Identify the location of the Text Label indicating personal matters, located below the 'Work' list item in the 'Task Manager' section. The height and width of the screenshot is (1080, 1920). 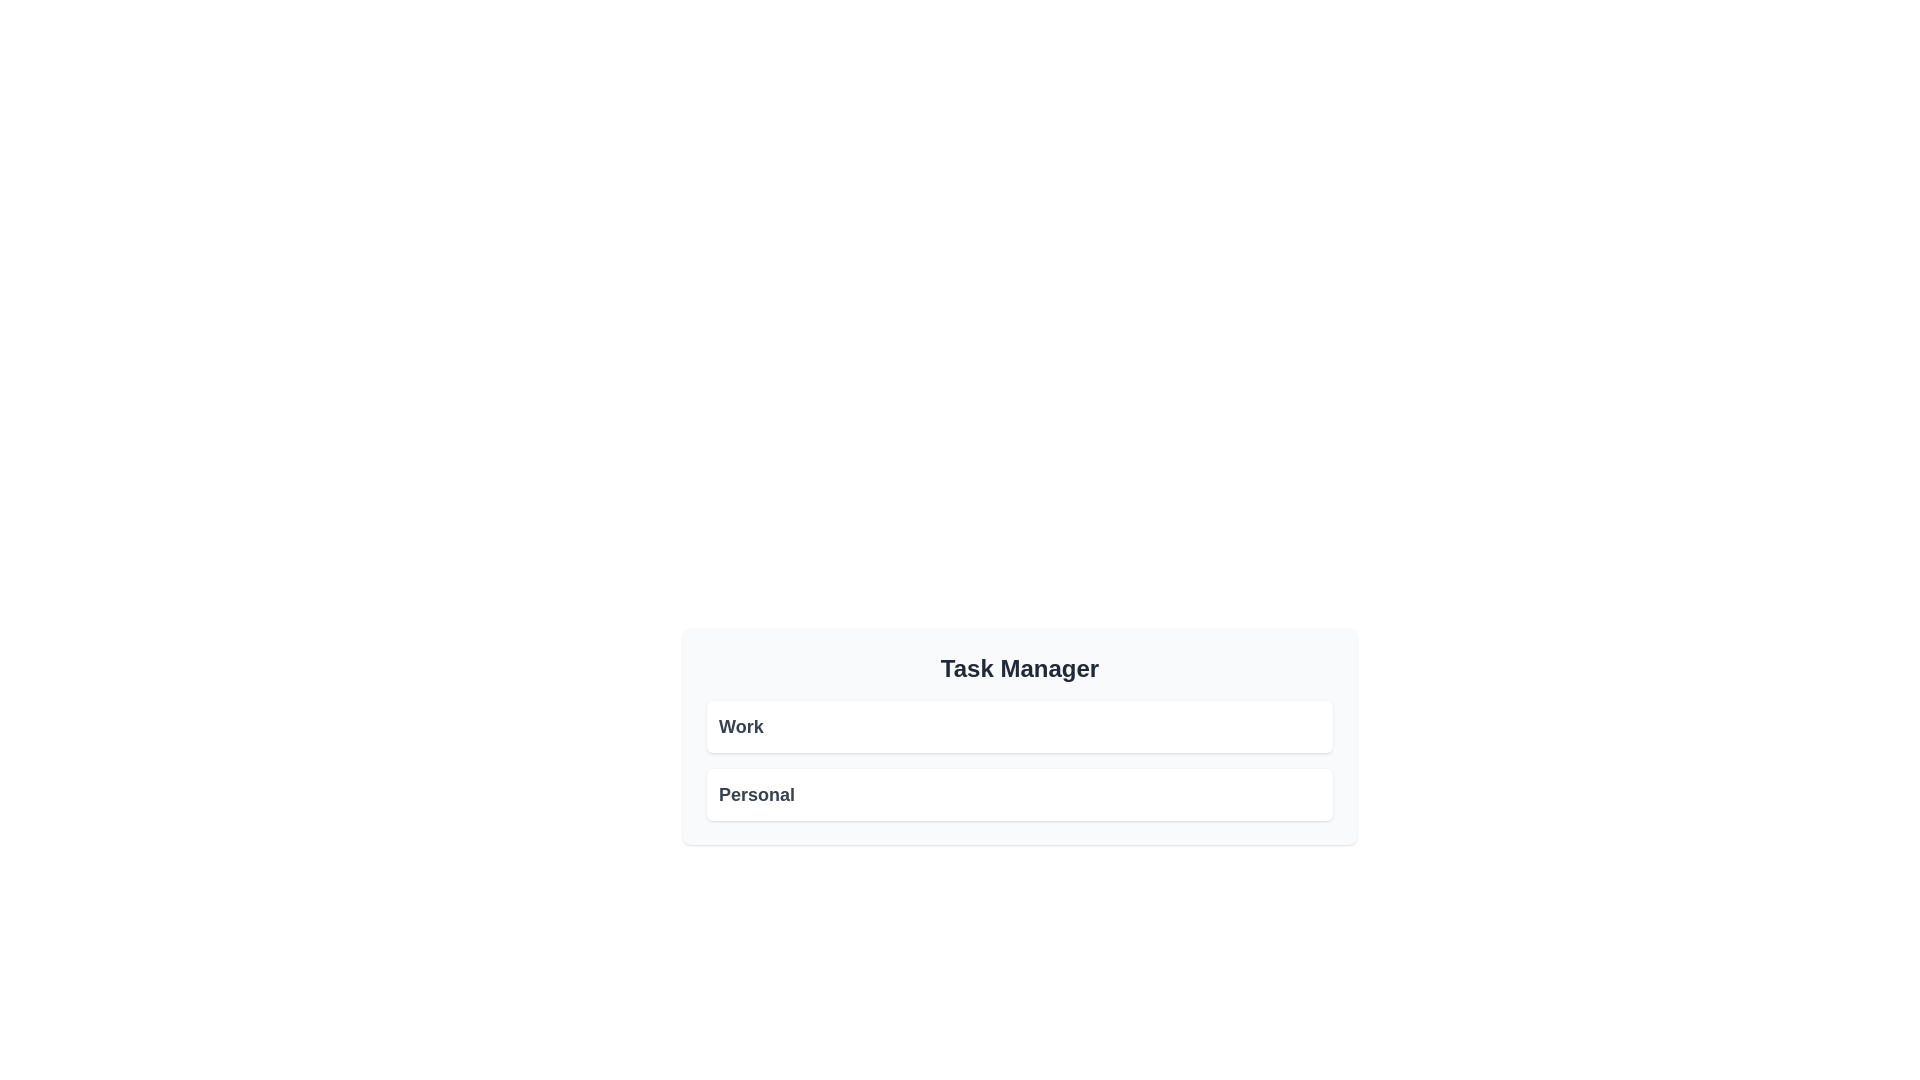
(756, 793).